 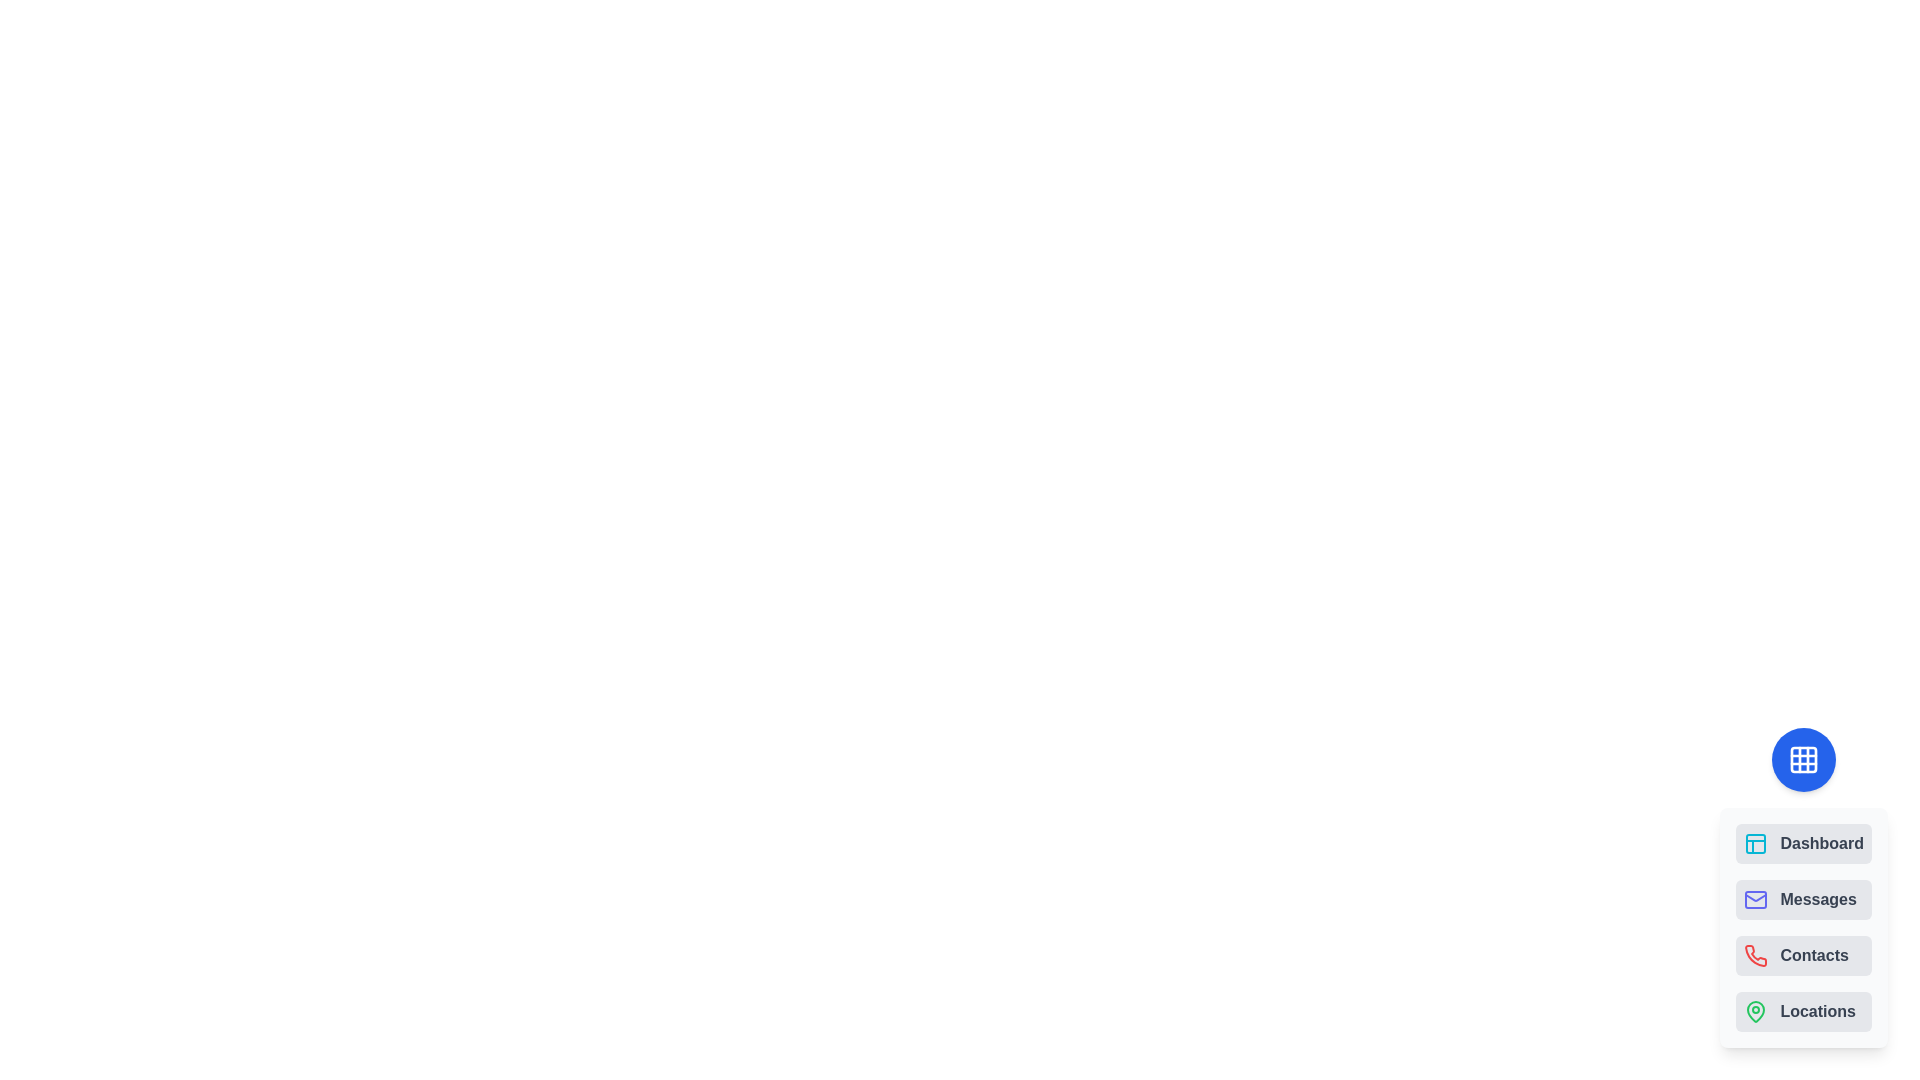 What do you see at coordinates (1804, 898) in the screenshot?
I see `the button labeled Messages to observe visual feedback` at bounding box center [1804, 898].